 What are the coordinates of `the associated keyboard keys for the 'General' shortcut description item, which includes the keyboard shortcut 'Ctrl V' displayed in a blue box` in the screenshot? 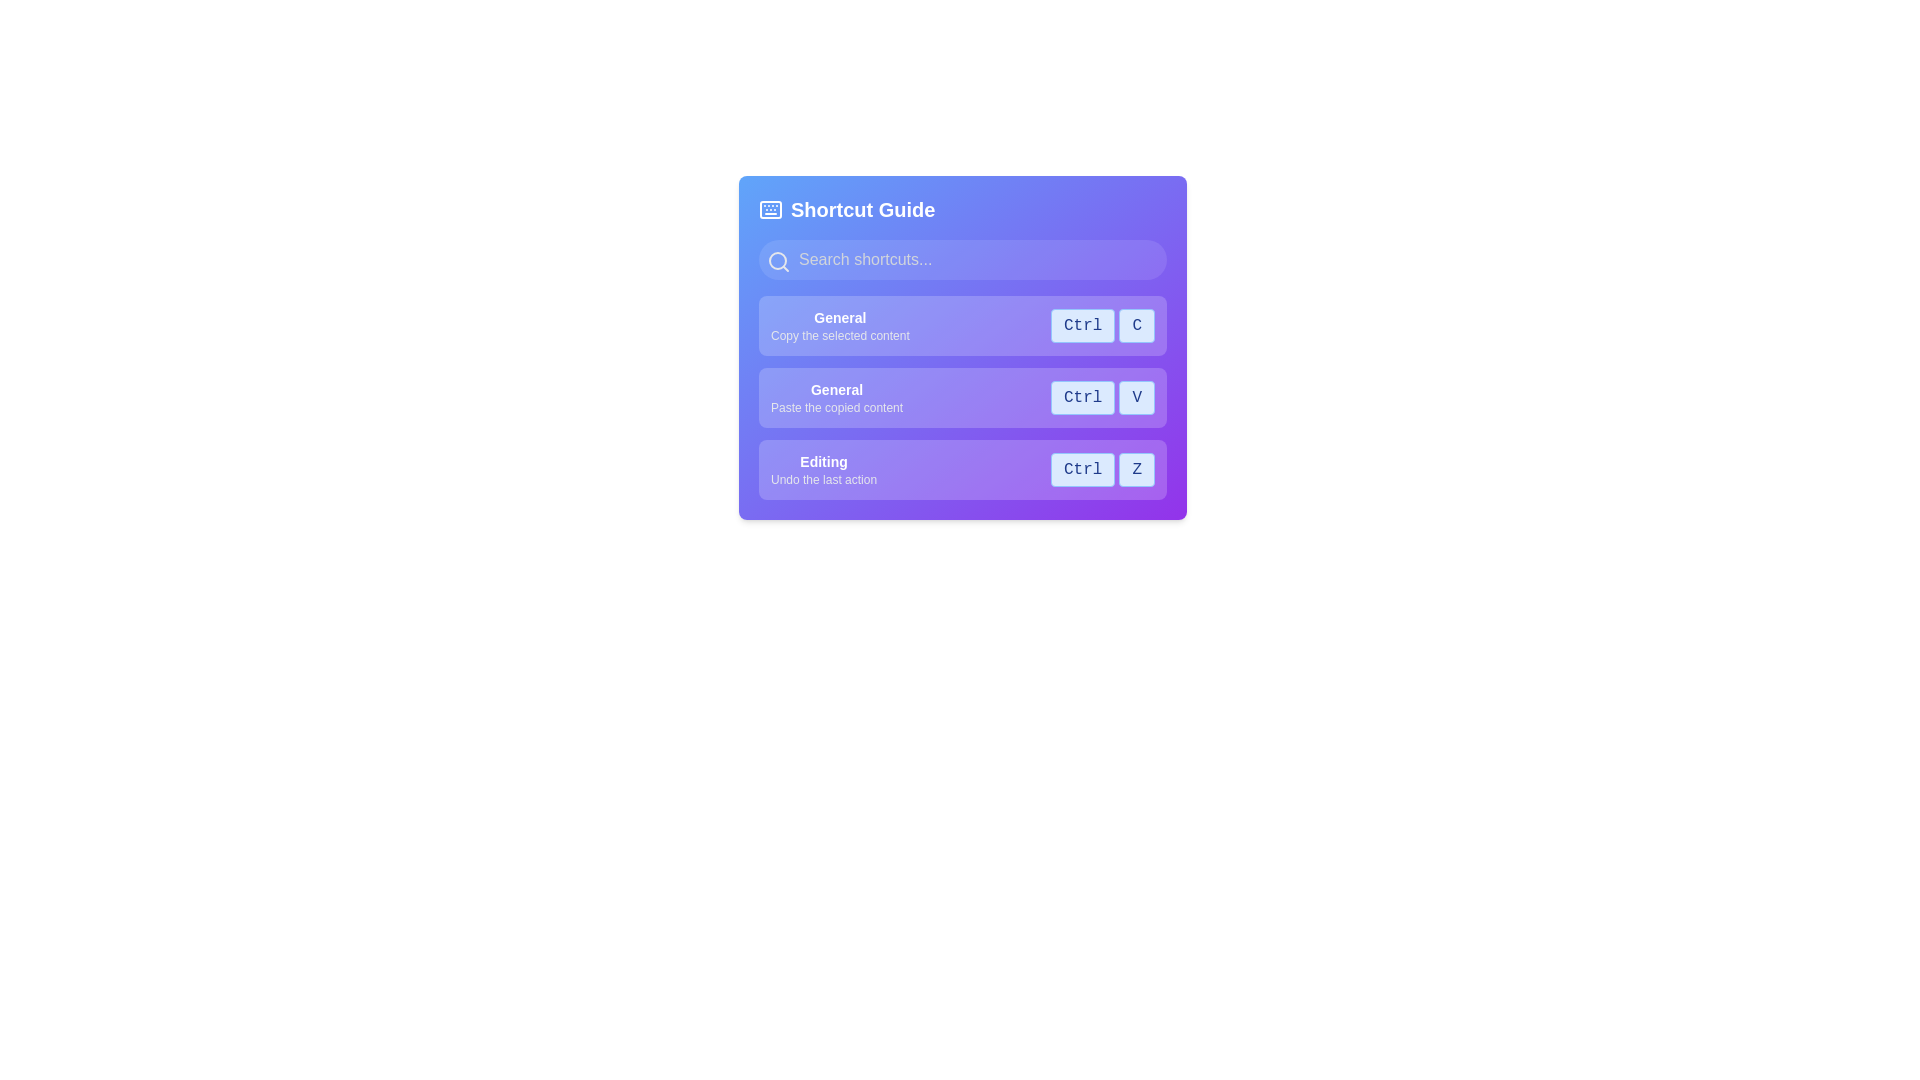 It's located at (963, 397).